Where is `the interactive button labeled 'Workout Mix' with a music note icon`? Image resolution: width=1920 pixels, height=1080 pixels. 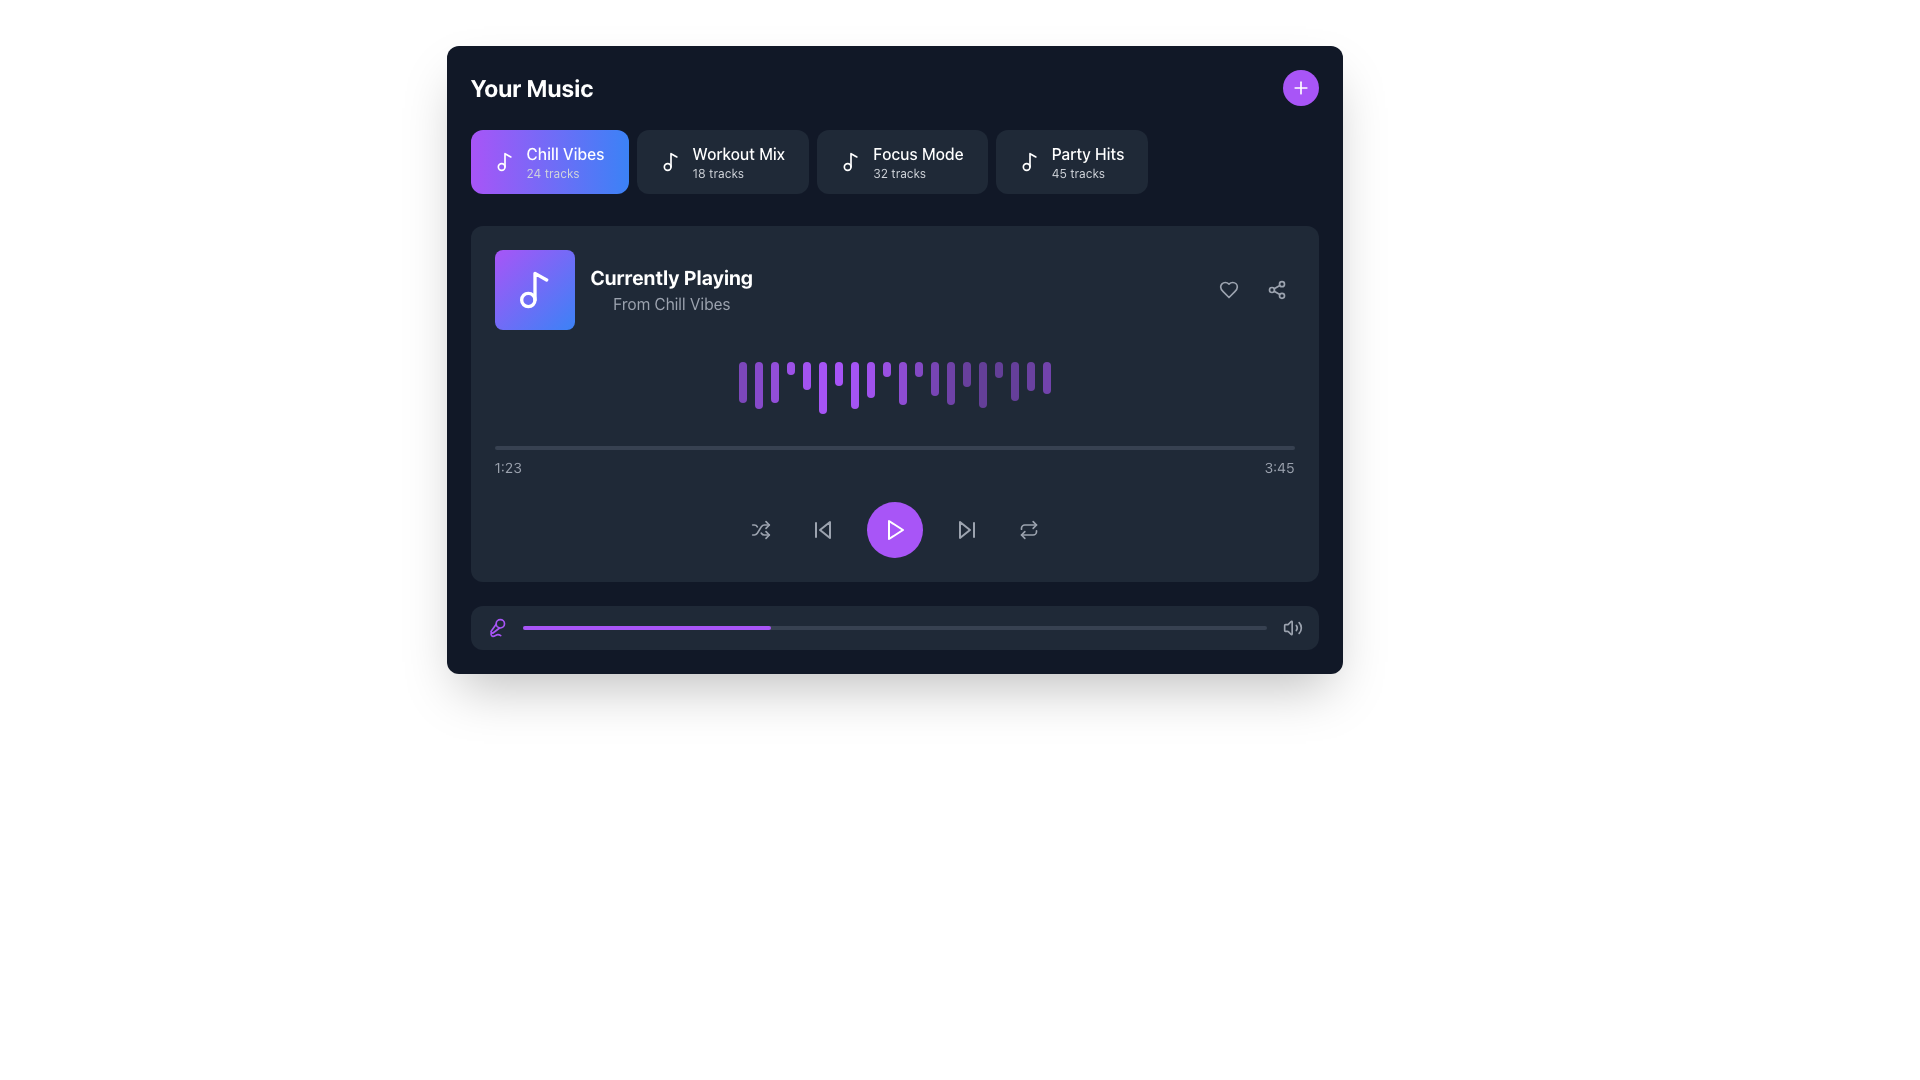
the interactive button labeled 'Workout Mix' with a music note icon is located at coordinates (721, 161).